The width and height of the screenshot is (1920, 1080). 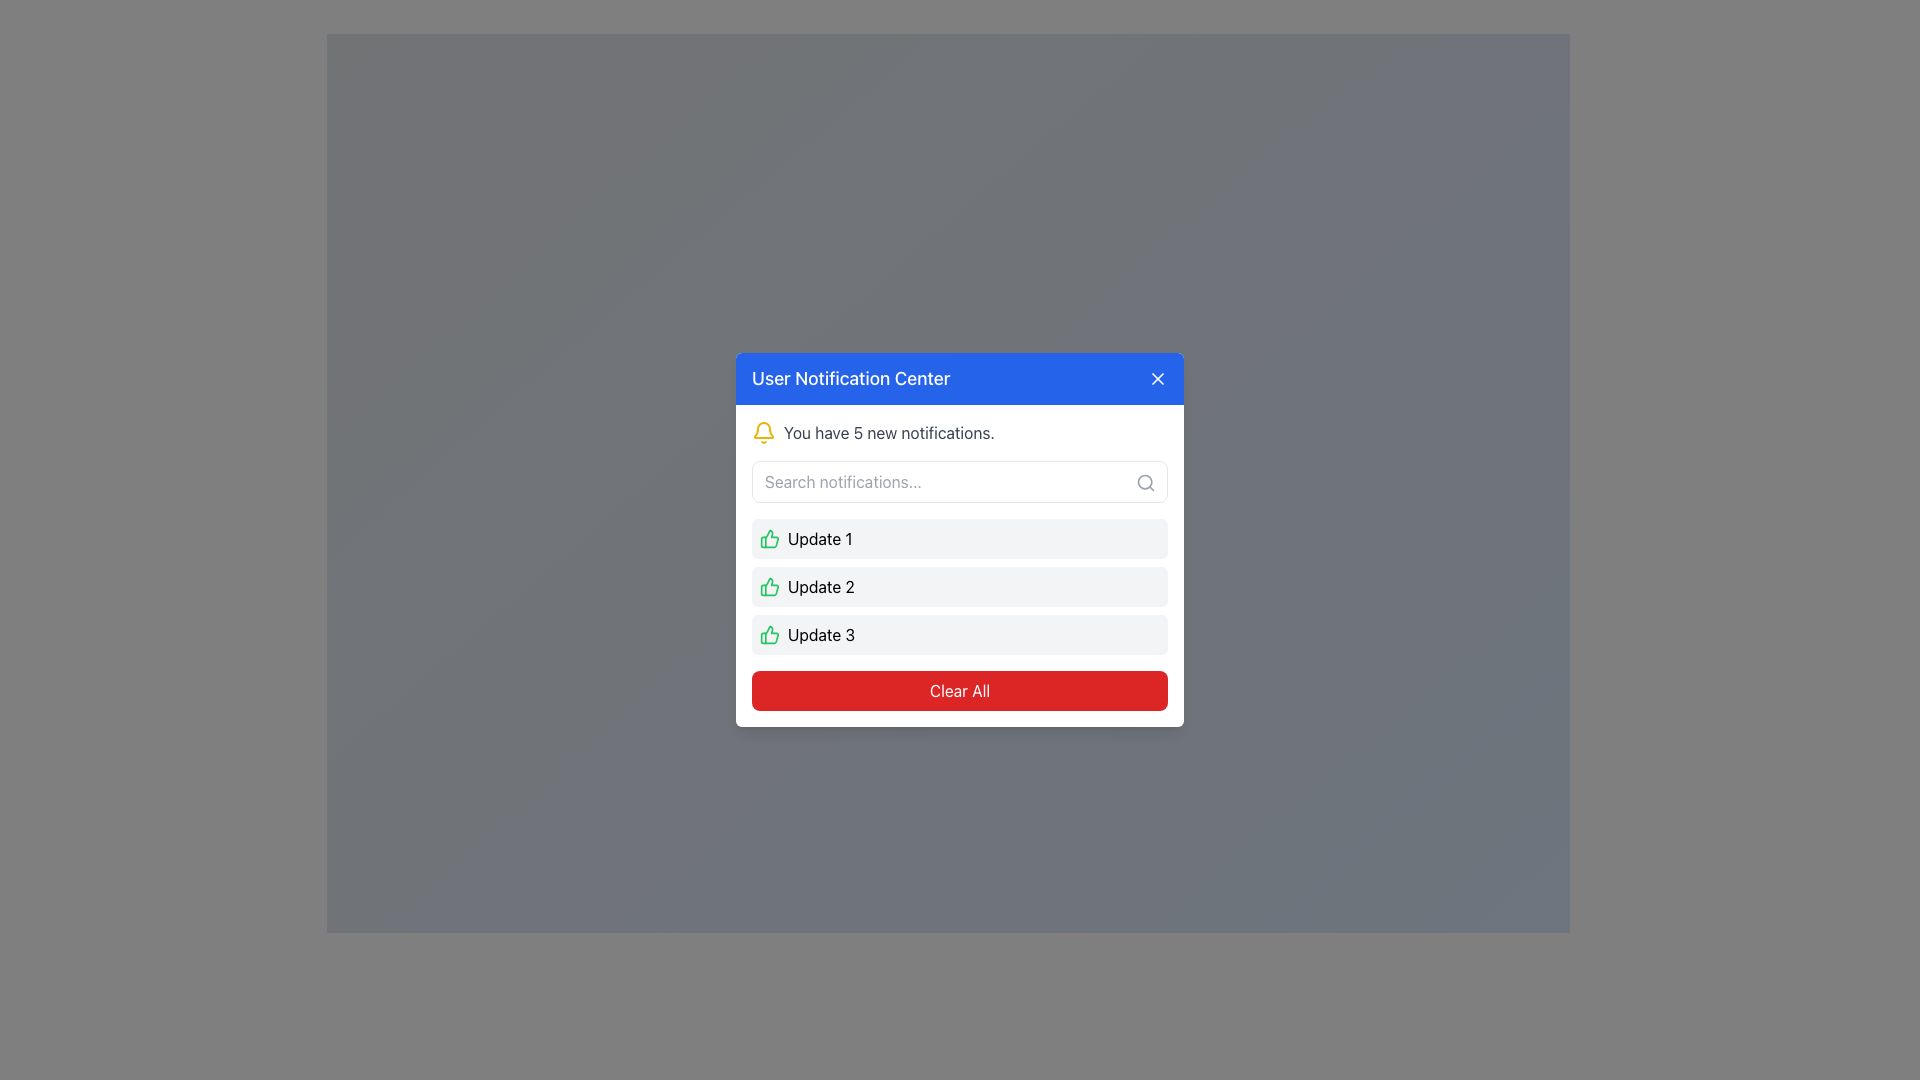 I want to click on notification information displayed as 'You have 5 new notifications.' in the notification panel, which is styled in gray and accompanied by a yellow bell icon, so click(x=960, y=431).